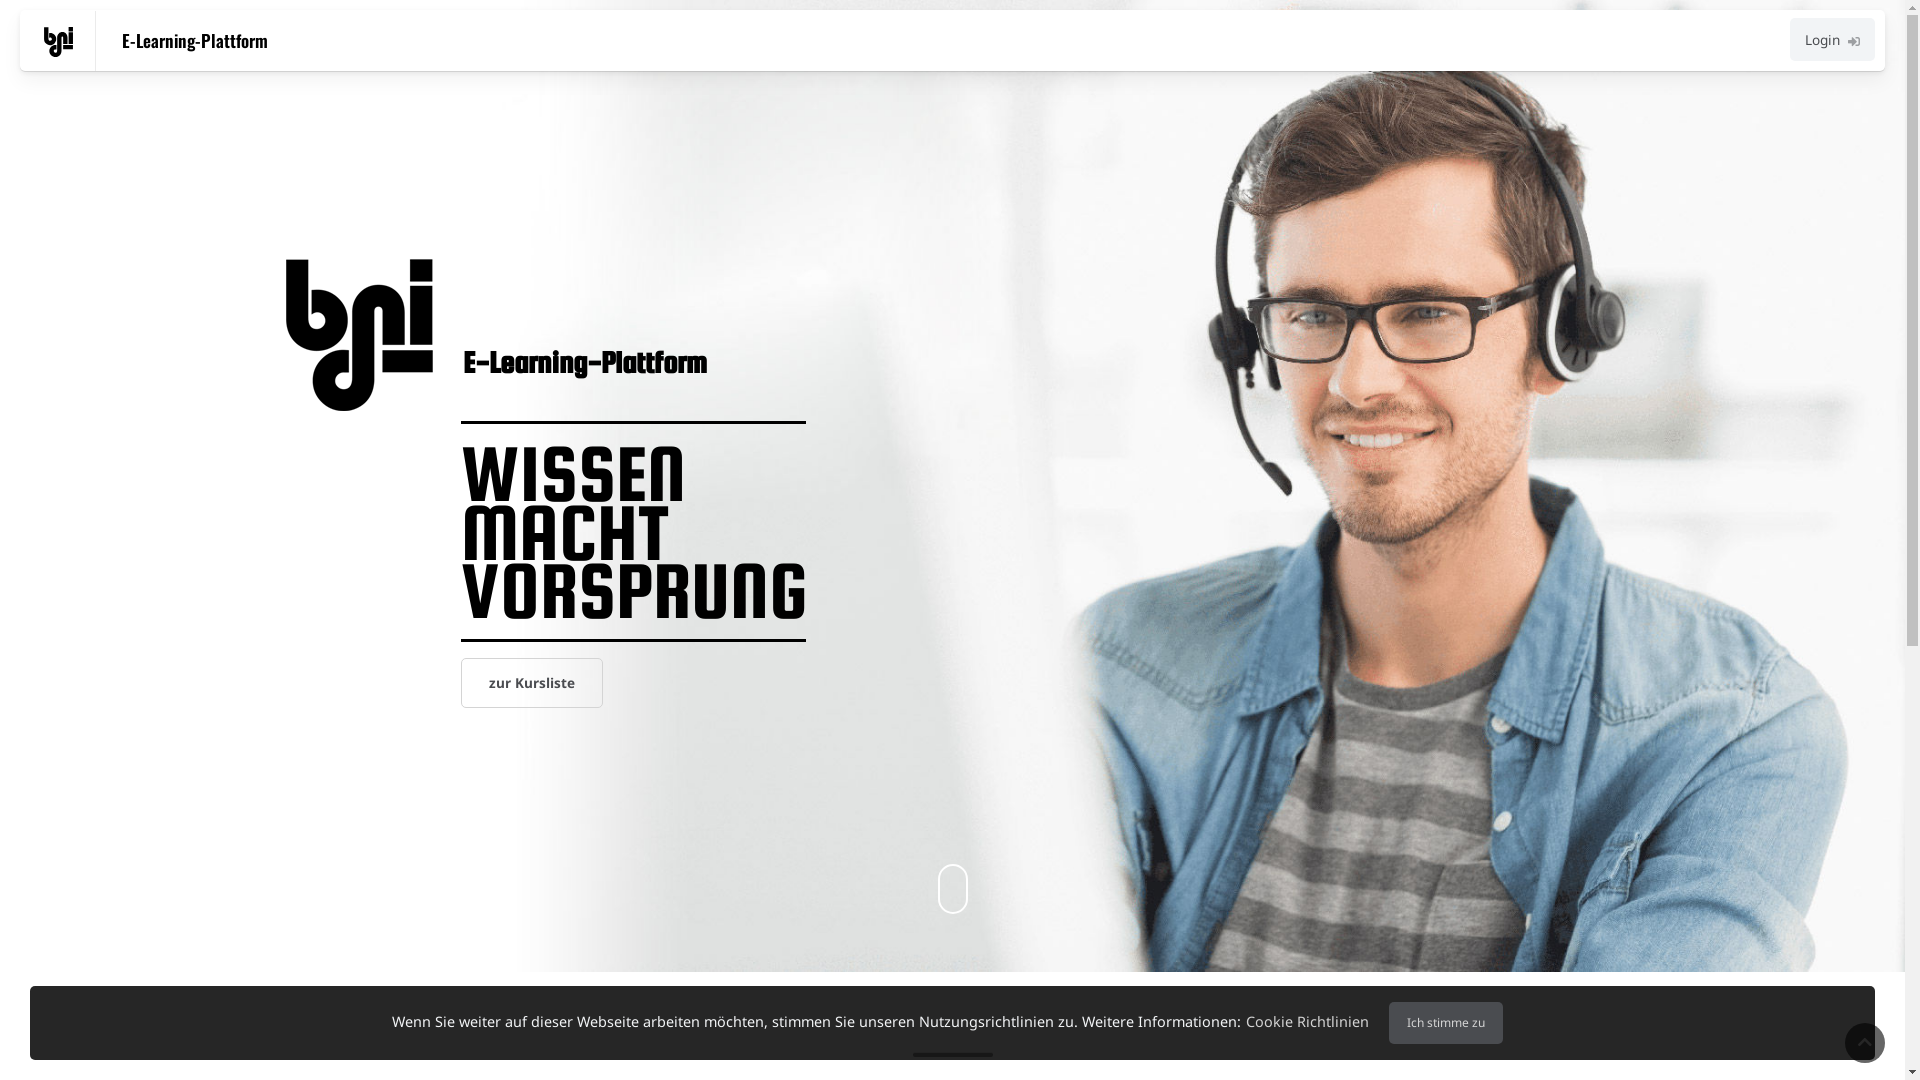 The width and height of the screenshot is (1920, 1080). What do you see at coordinates (1307, 1021) in the screenshot?
I see `'Cookie Richtlinien'` at bounding box center [1307, 1021].